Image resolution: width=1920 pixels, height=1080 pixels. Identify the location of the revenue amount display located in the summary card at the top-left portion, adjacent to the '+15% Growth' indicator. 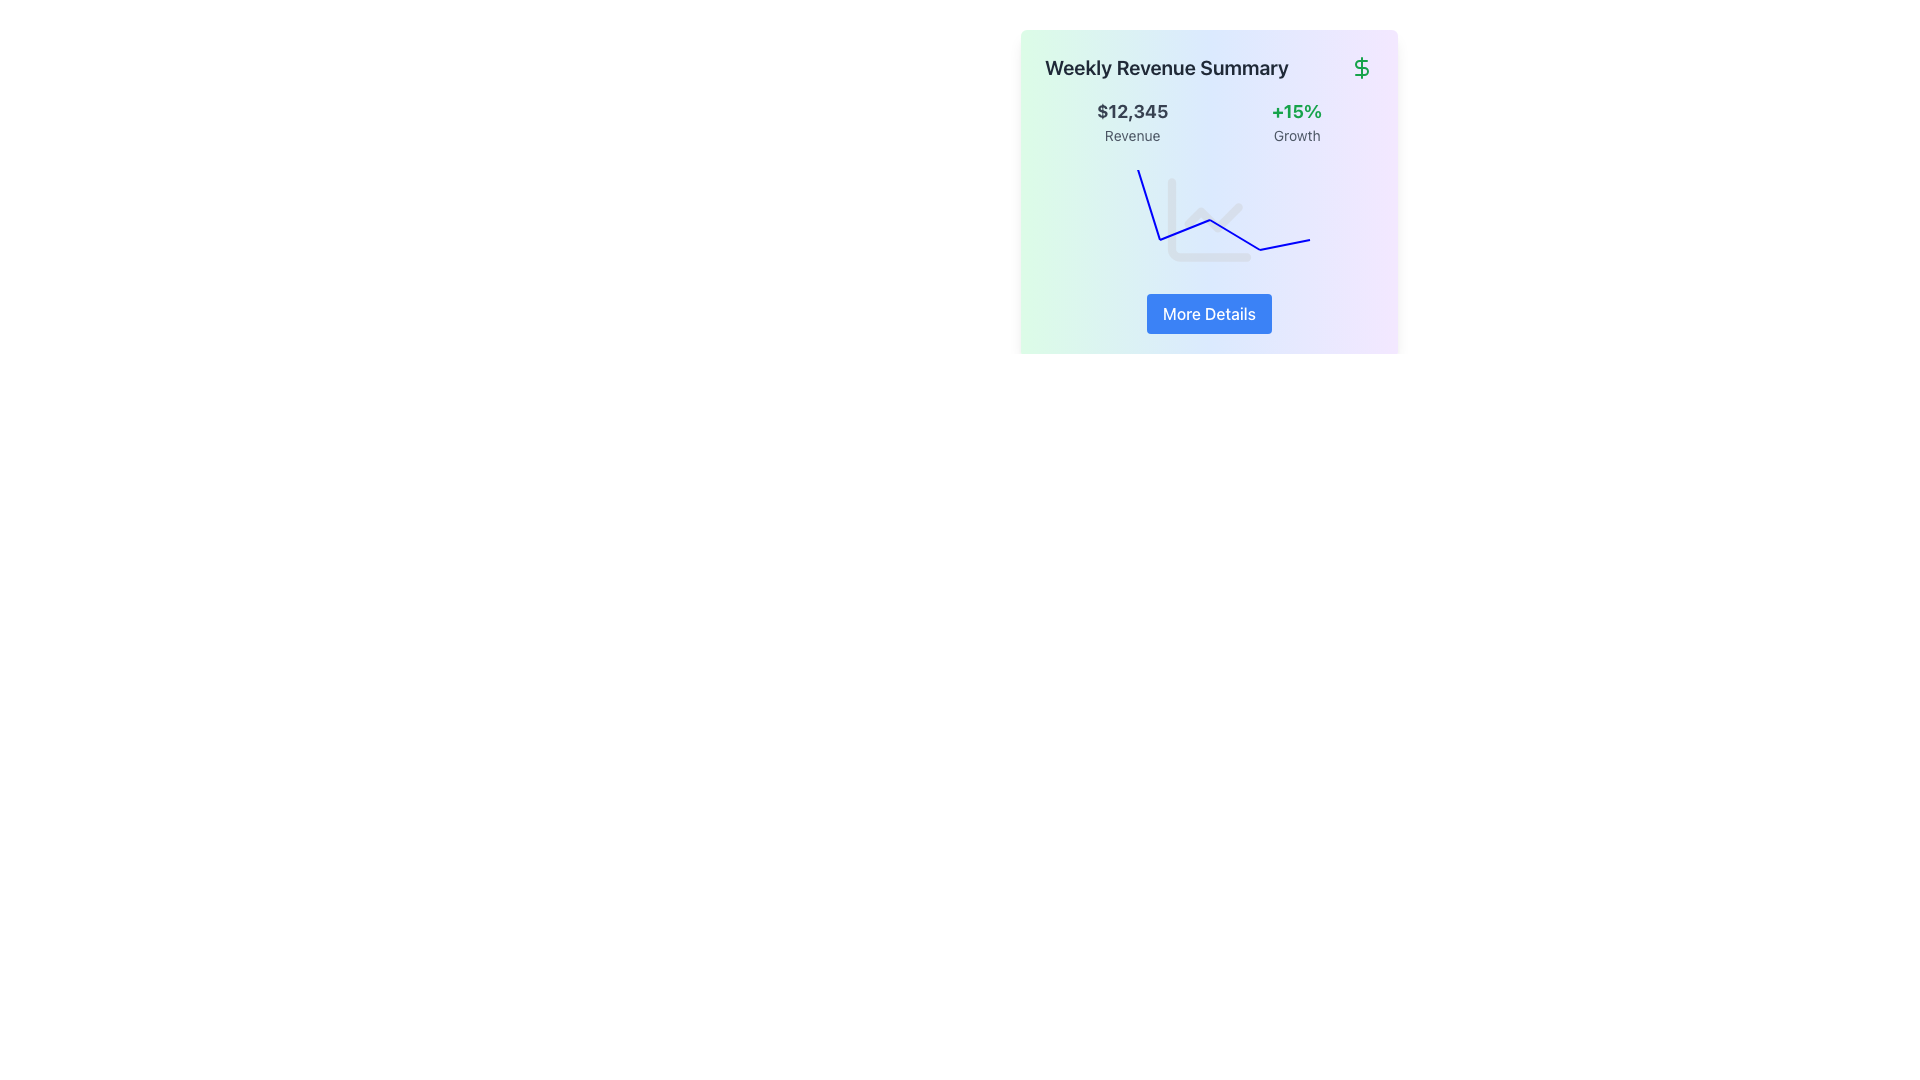
(1132, 122).